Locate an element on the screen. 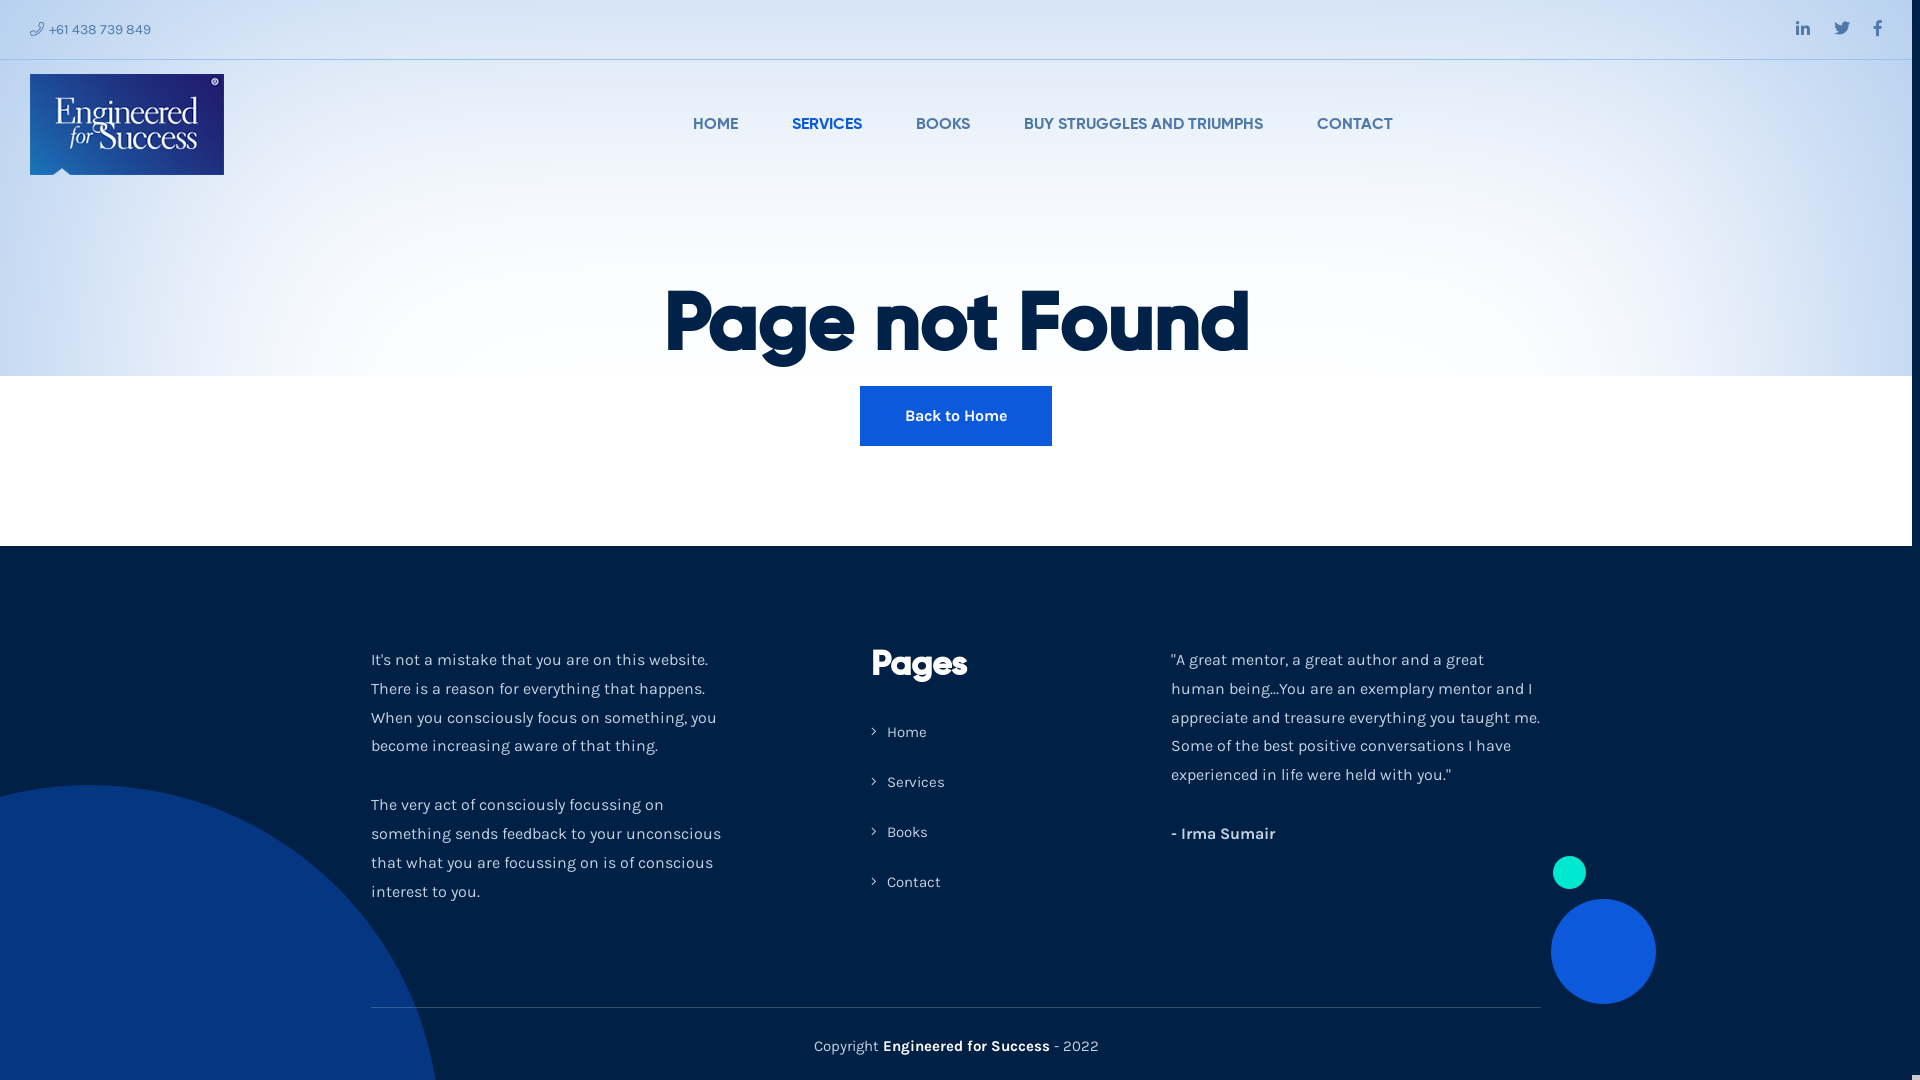 This screenshot has height=1080, width=1920. 'SERVICES' is located at coordinates (826, 124).